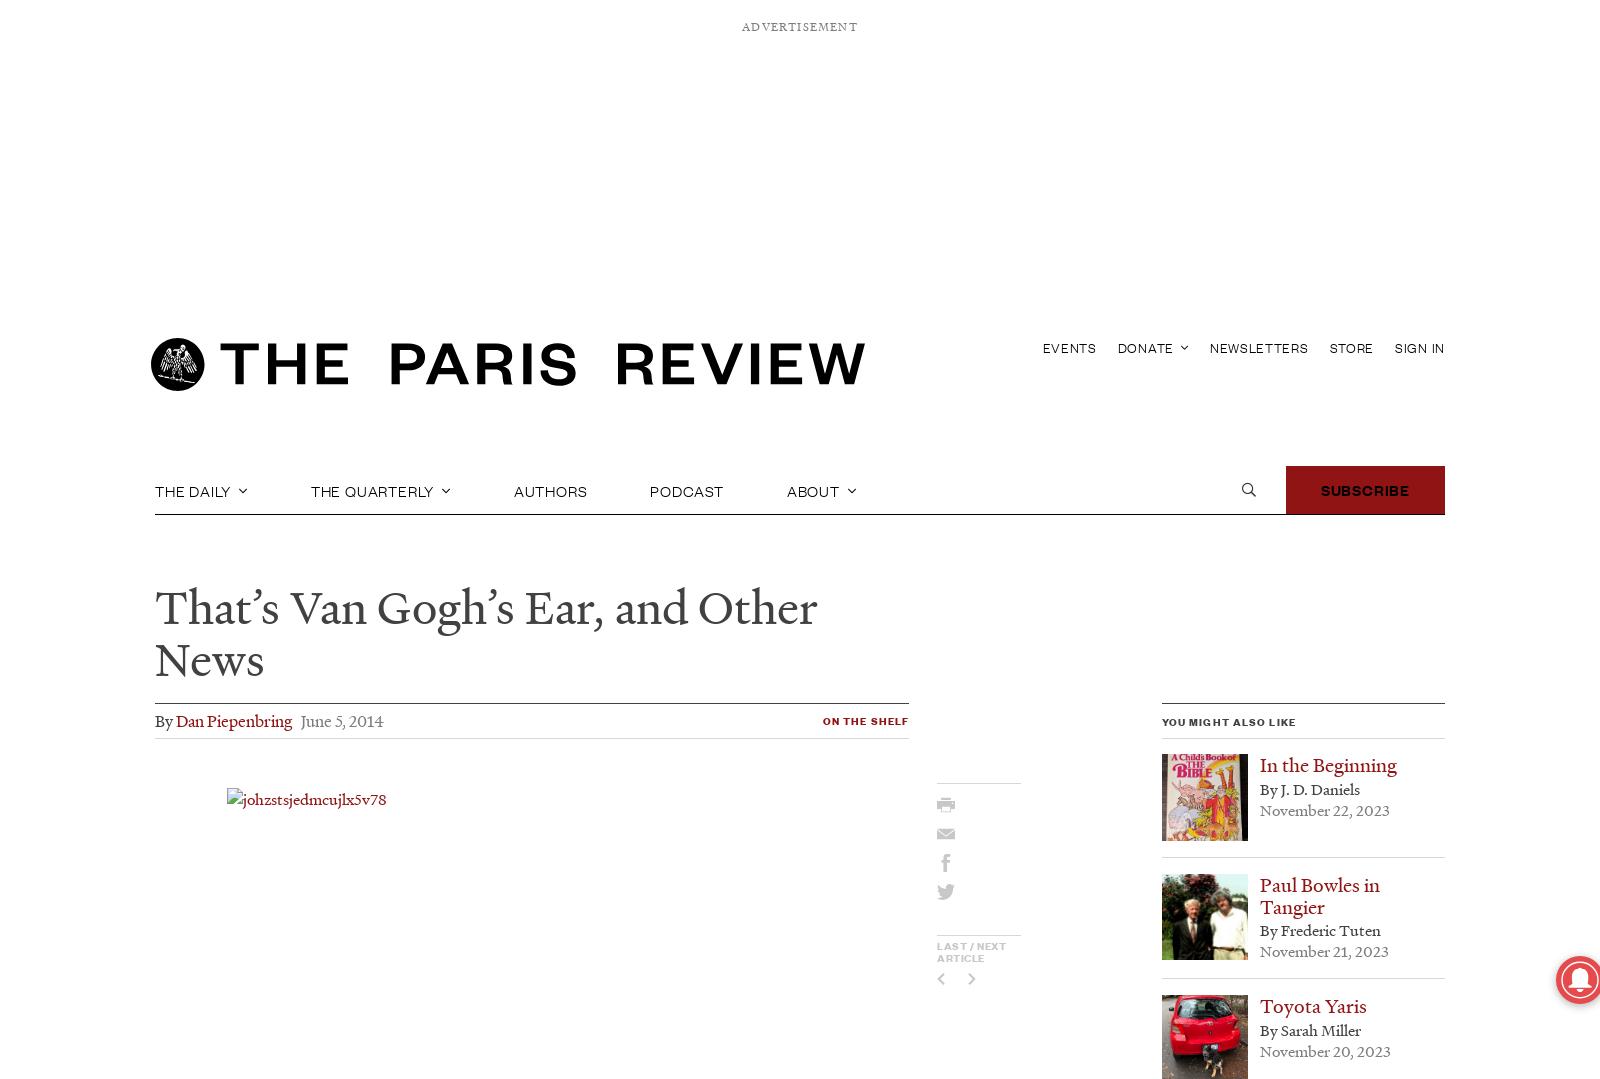 This screenshot has height=1079, width=1600. What do you see at coordinates (1309, 1029) in the screenshot?
I see `'By Sarah Miller'` at bounding box center [1309, 1029].